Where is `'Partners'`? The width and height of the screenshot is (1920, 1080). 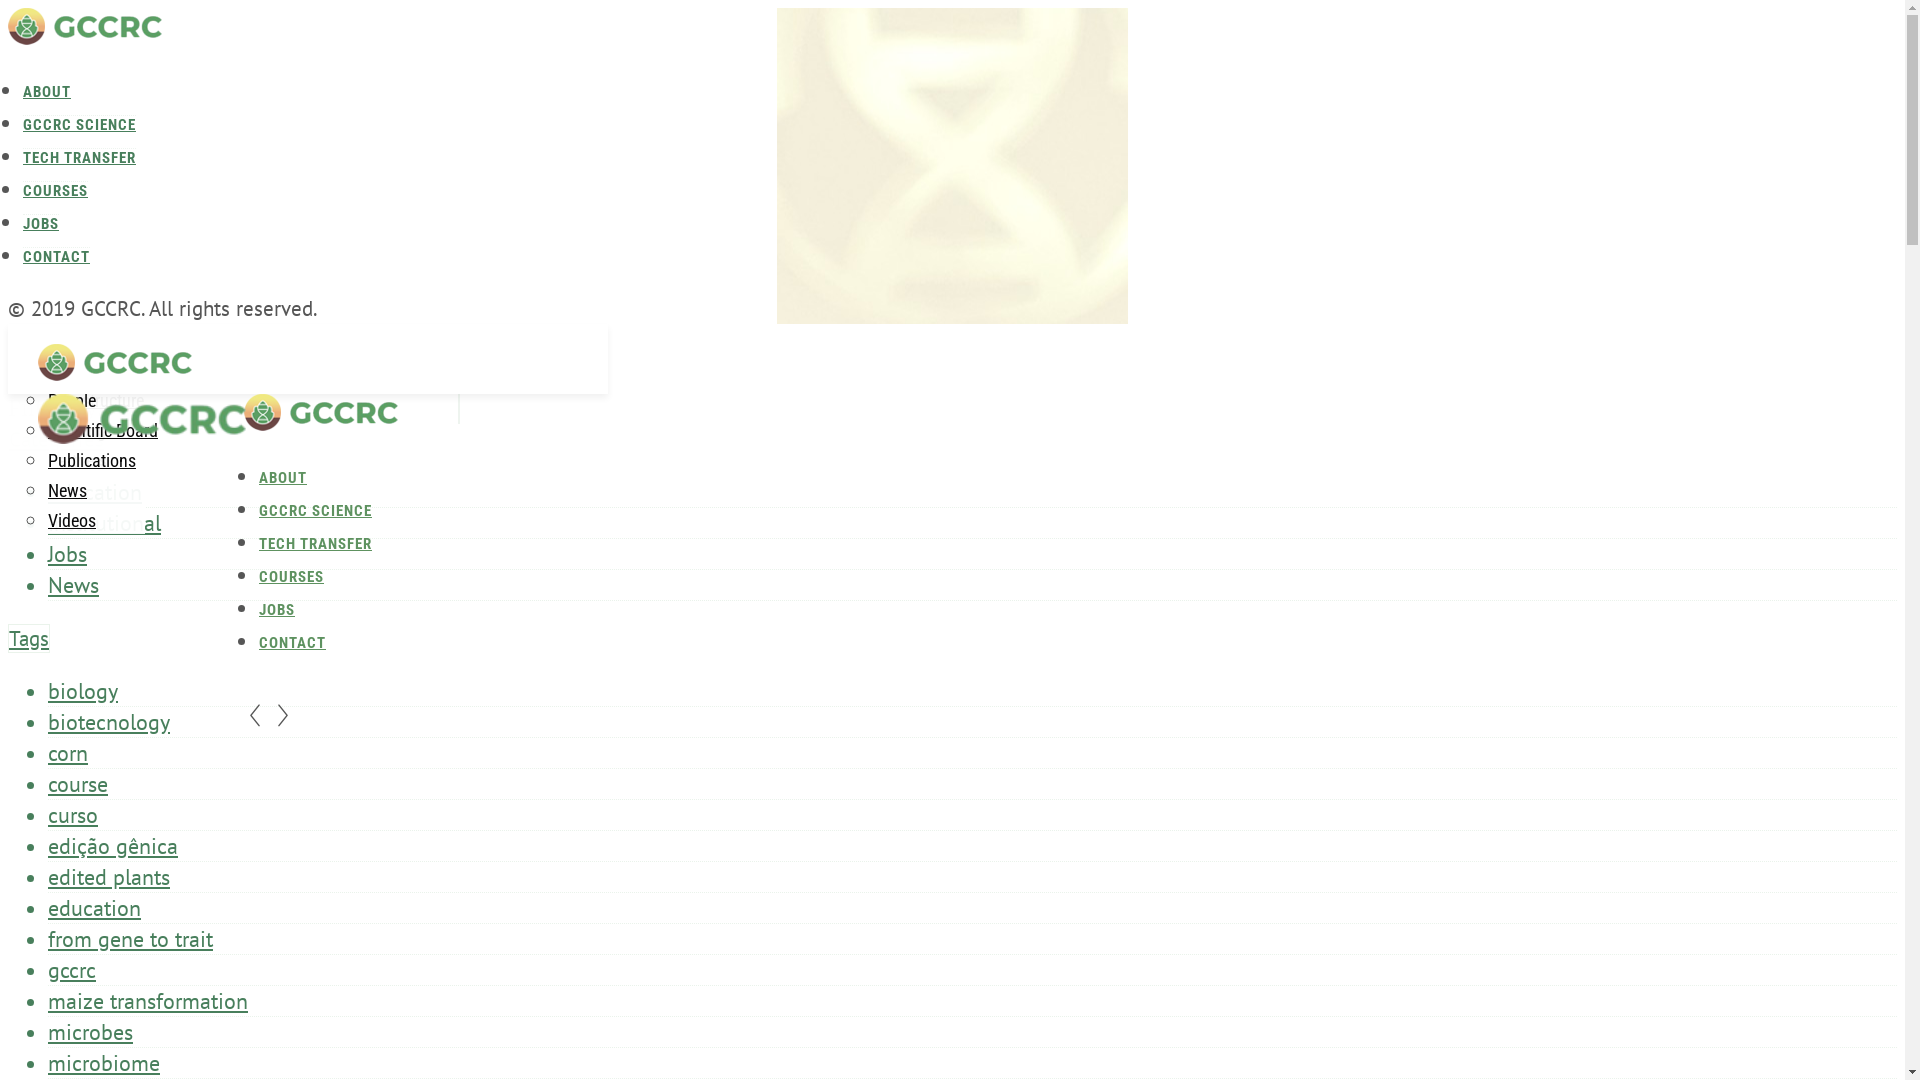 'Partners' is located at coordinates (48, 460).